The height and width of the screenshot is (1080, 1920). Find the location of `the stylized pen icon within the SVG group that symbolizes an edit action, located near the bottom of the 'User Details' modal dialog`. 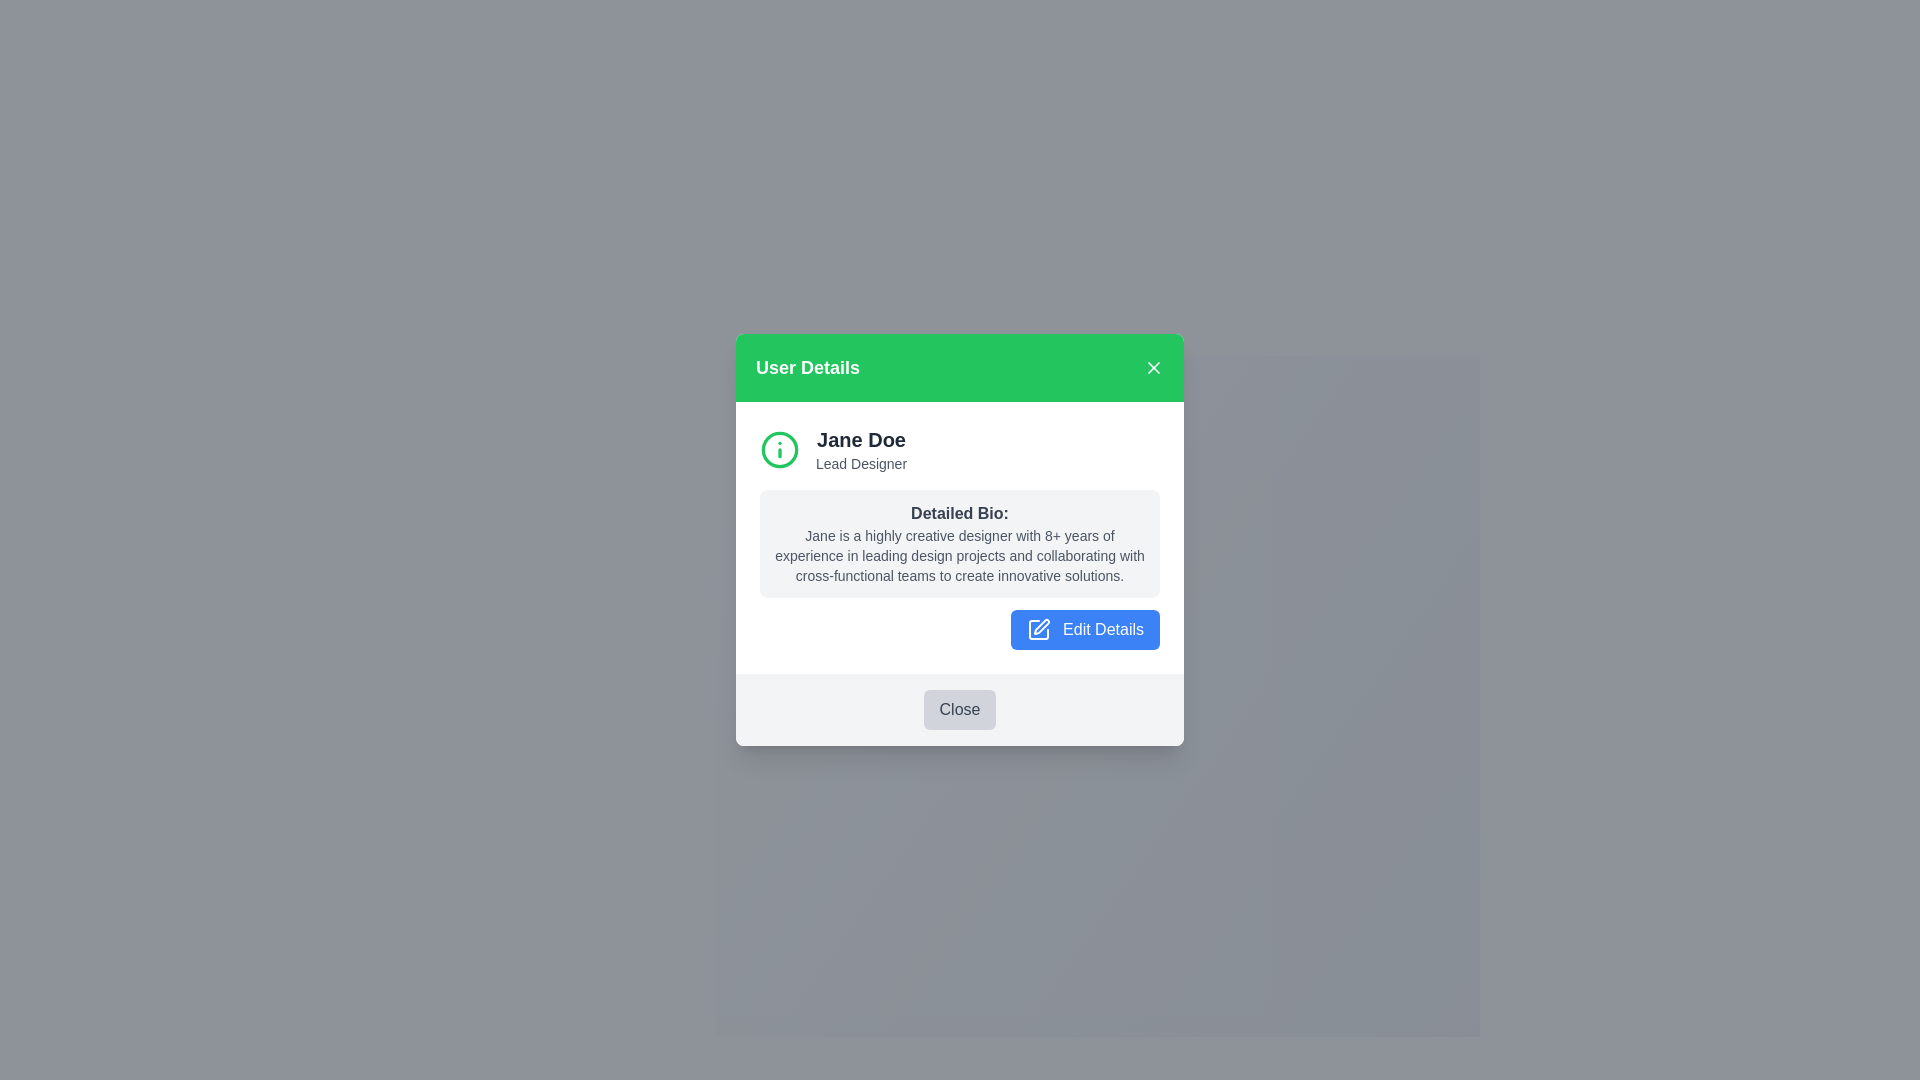

the stylized pen icon within the SVG group that symbolizes an edit action, located near the bottom of the 'User Details' modal dialog is located at coordinates (1040, 626).